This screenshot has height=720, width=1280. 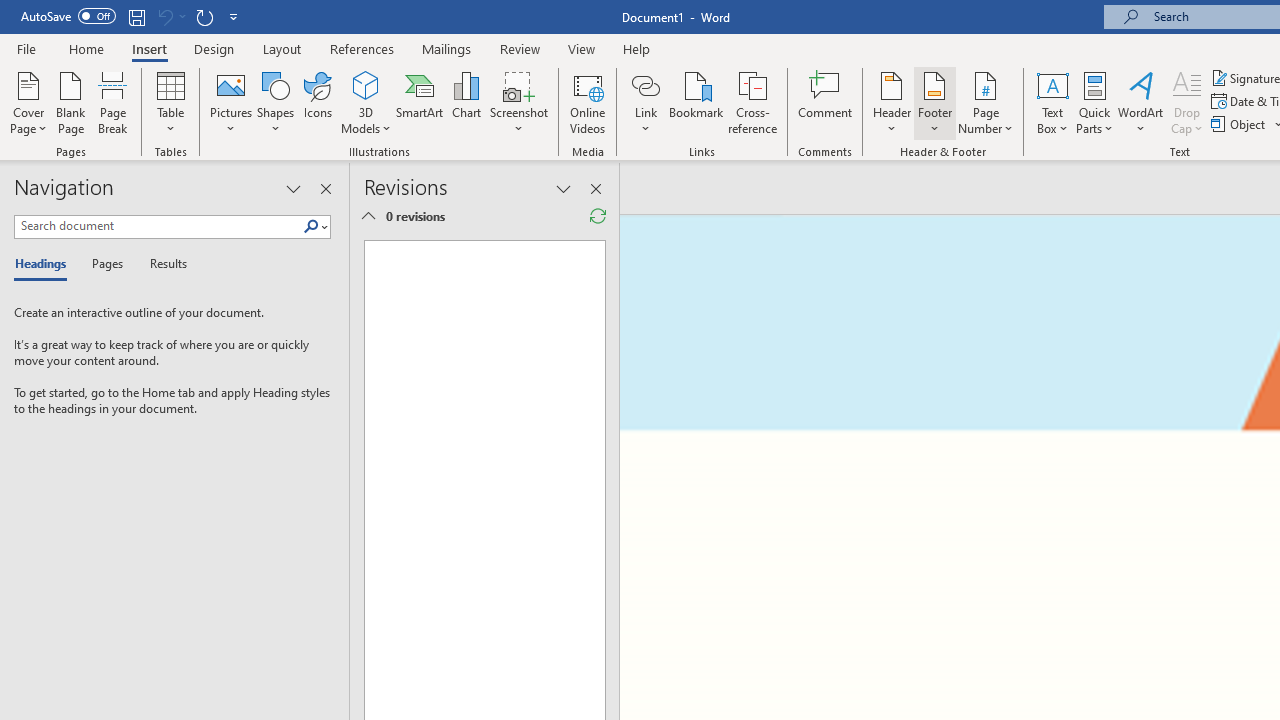 What do you see at coordinates (274, 103) in the screenshot?
I see `'Shapes'` at bounding box center [274, 103].